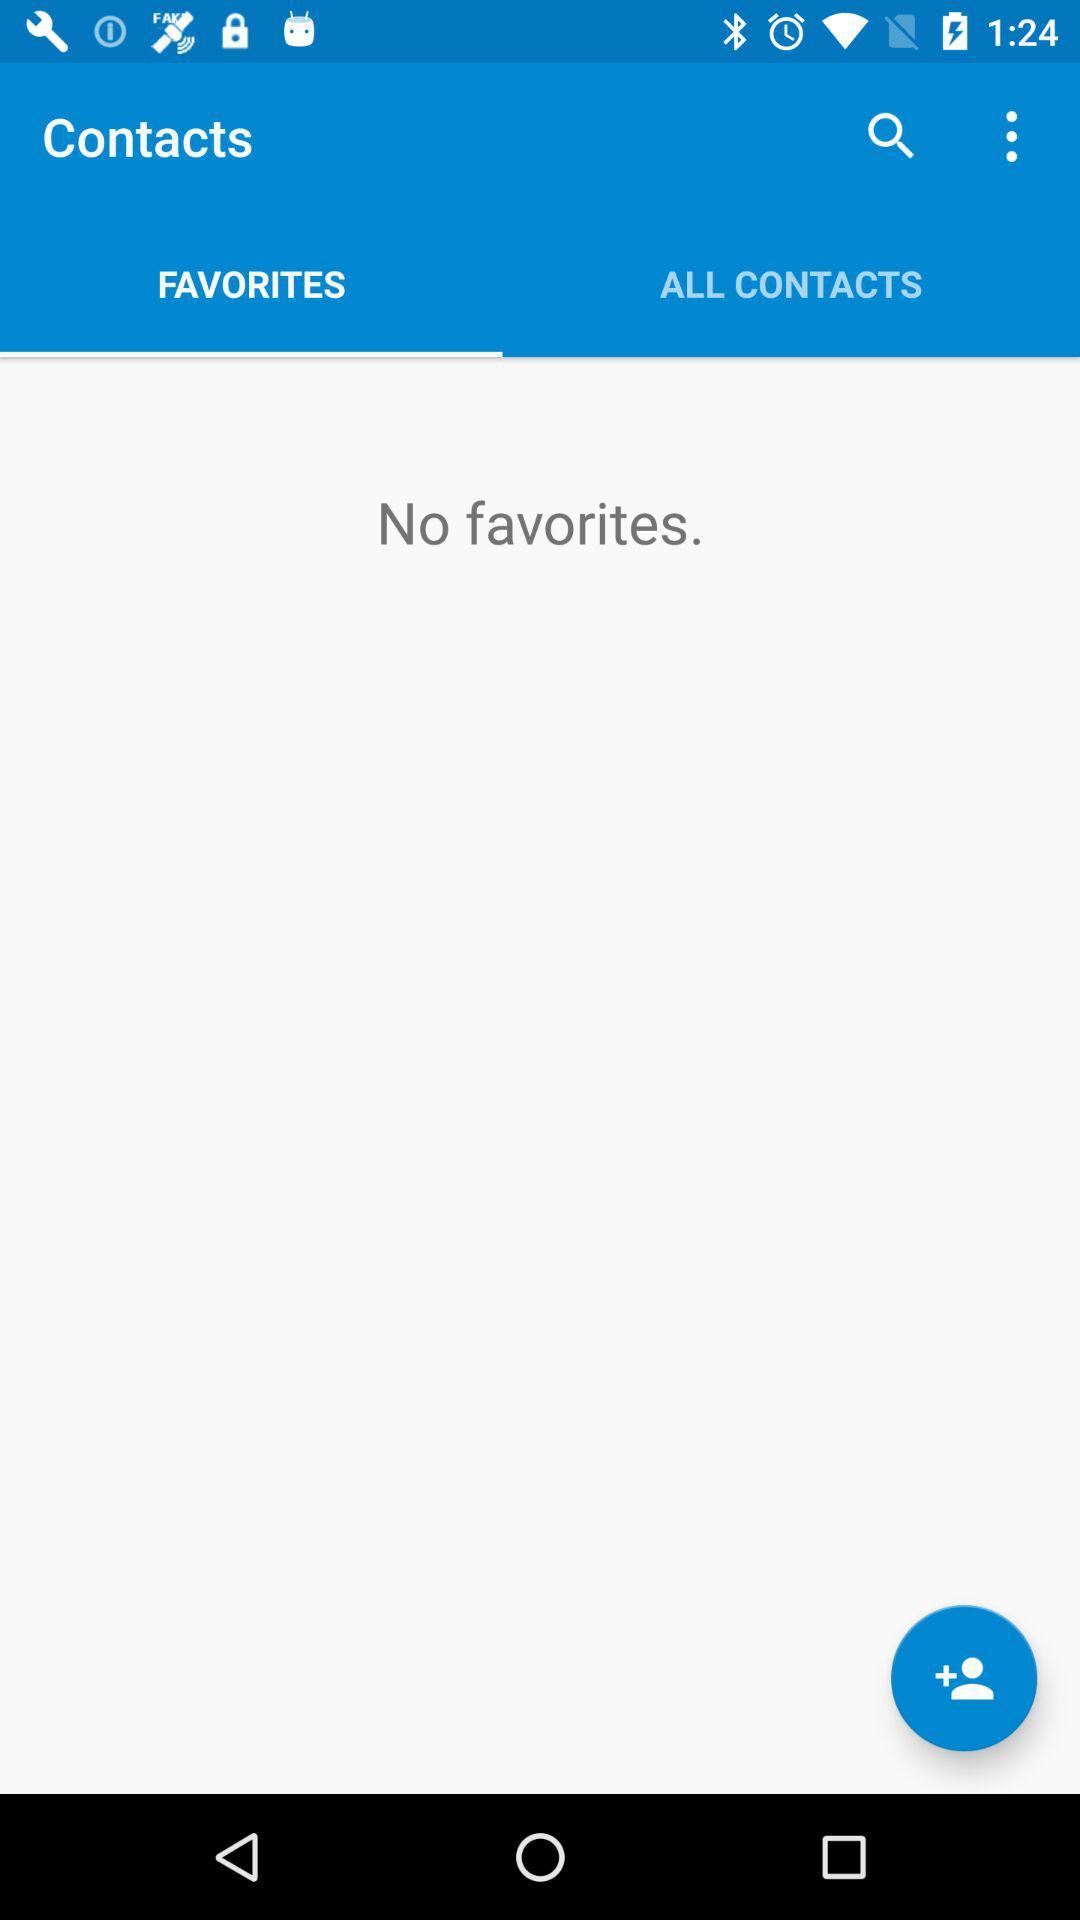 This screenshot has height=1920, width=1080. What do you see at coordinates (790, 282) in the screenshot?
I see `the icon to the right of favorites` at bounding box center [790, 282].